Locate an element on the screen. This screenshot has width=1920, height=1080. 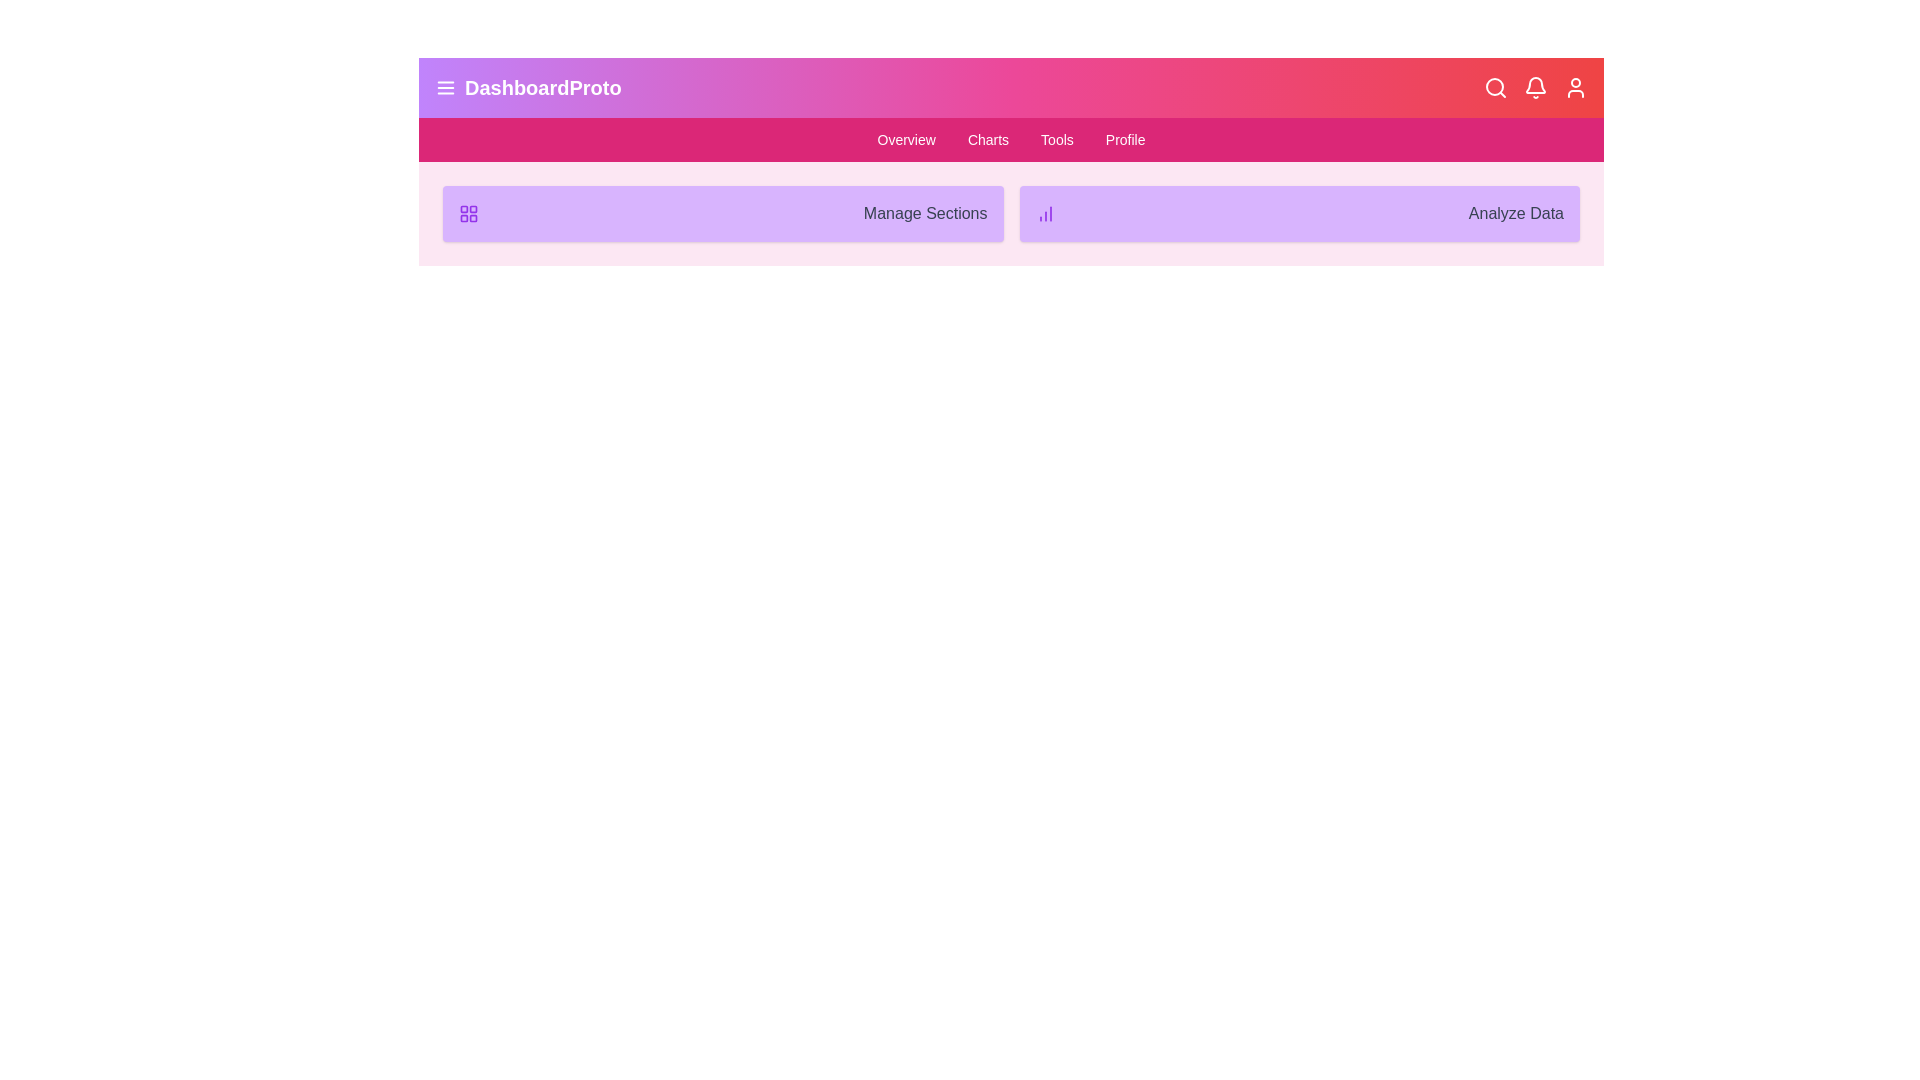
the 'Manage Sections' action card to explore its functionality is located at coordinates (722, 213).